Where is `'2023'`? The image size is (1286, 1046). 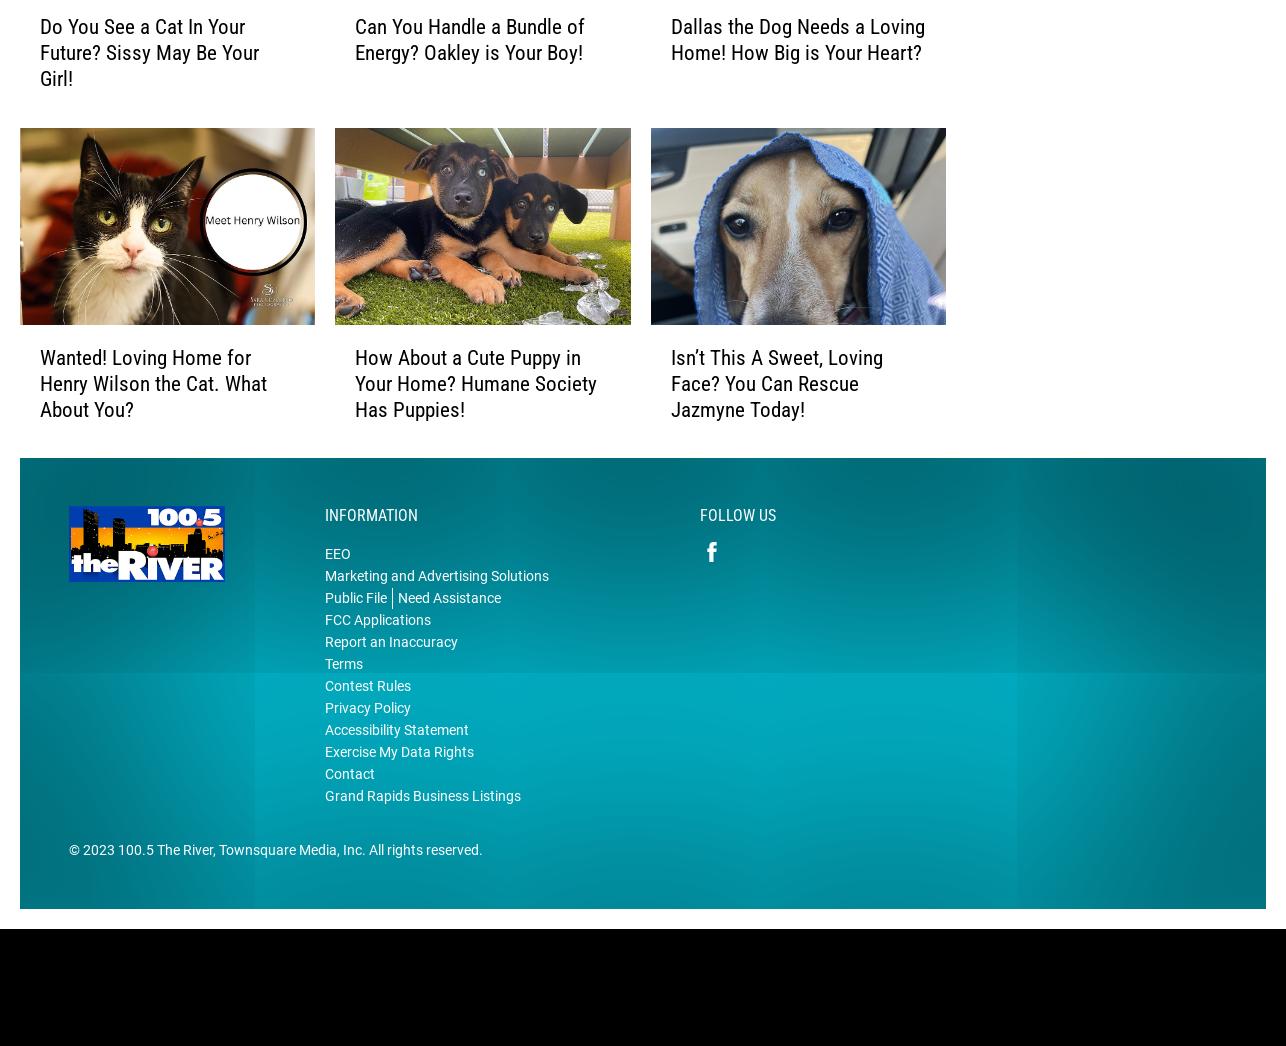
'2023' is located at coordinates (99, 880).